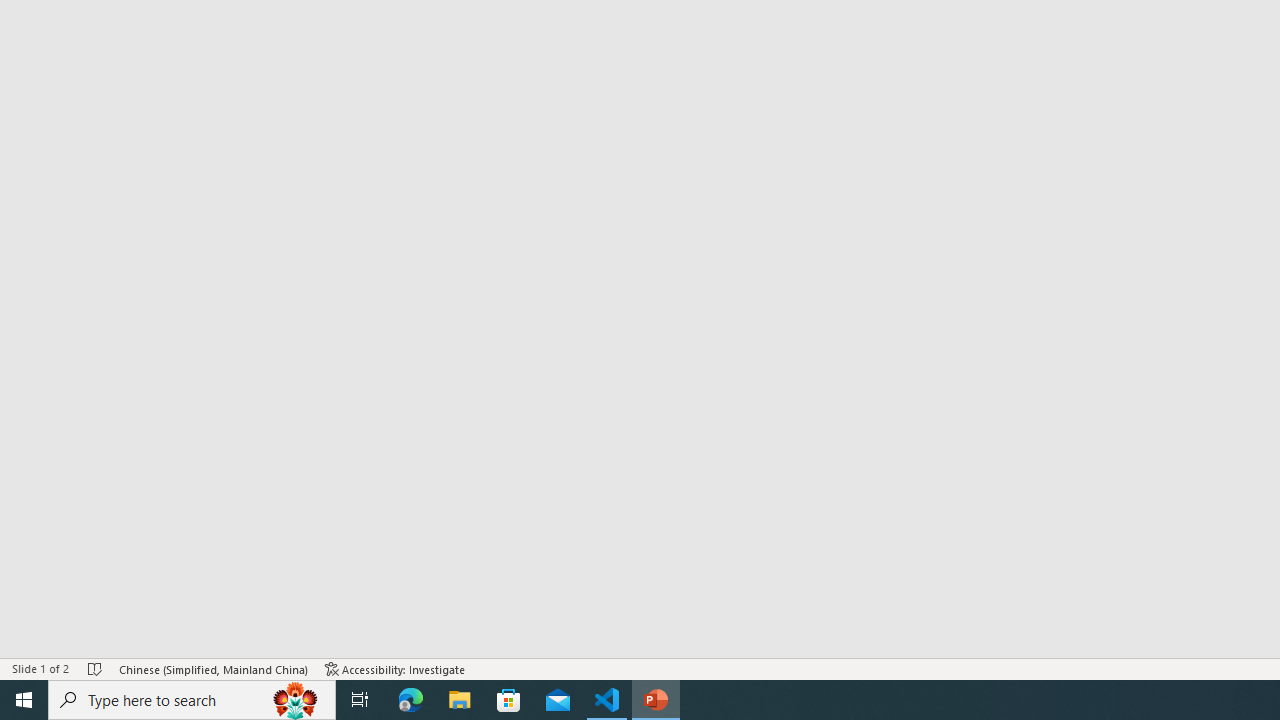  I want to click on 'PowerPoint - 1 running window', so click(656, 698).